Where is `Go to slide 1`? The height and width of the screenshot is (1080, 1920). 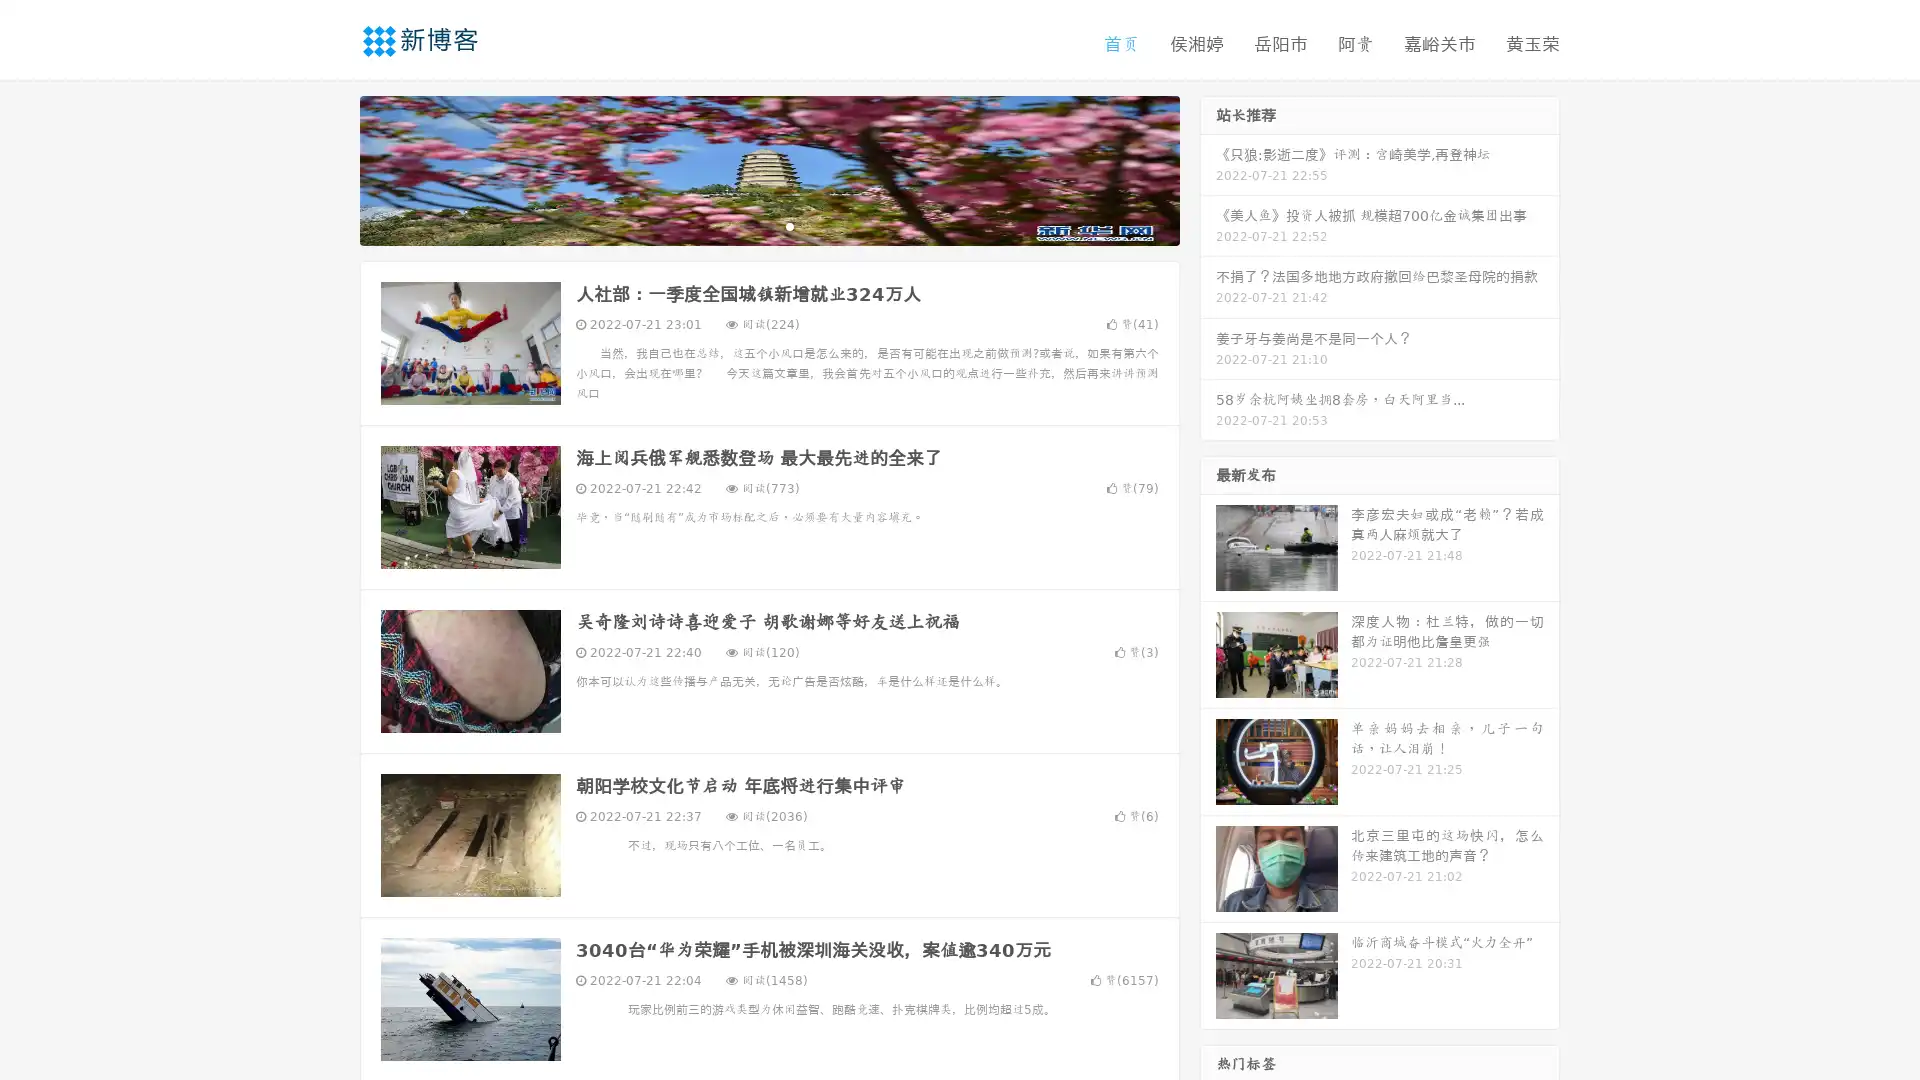
Go to slide 1 is located at coordinates (748, 225).